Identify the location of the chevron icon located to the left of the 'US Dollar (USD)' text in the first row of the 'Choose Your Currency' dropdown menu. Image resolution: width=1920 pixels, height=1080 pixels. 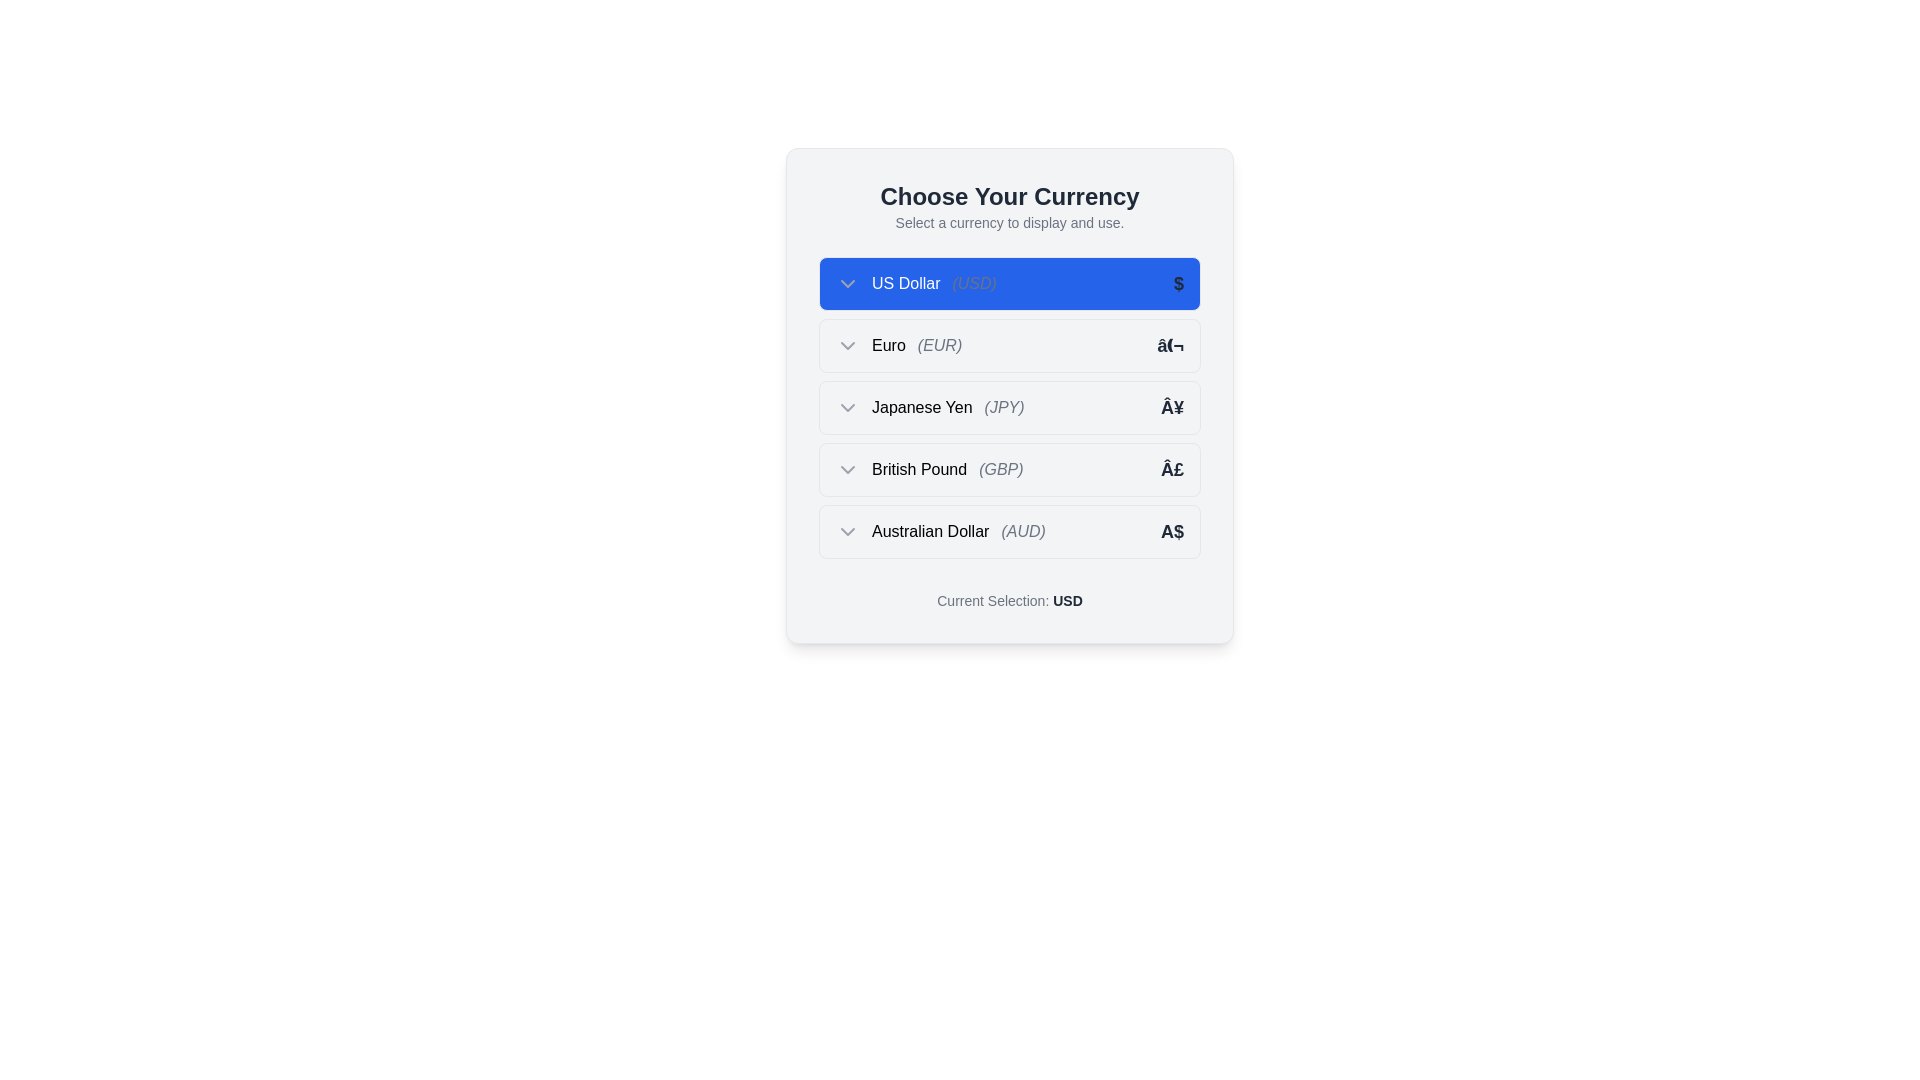
(848, 284).